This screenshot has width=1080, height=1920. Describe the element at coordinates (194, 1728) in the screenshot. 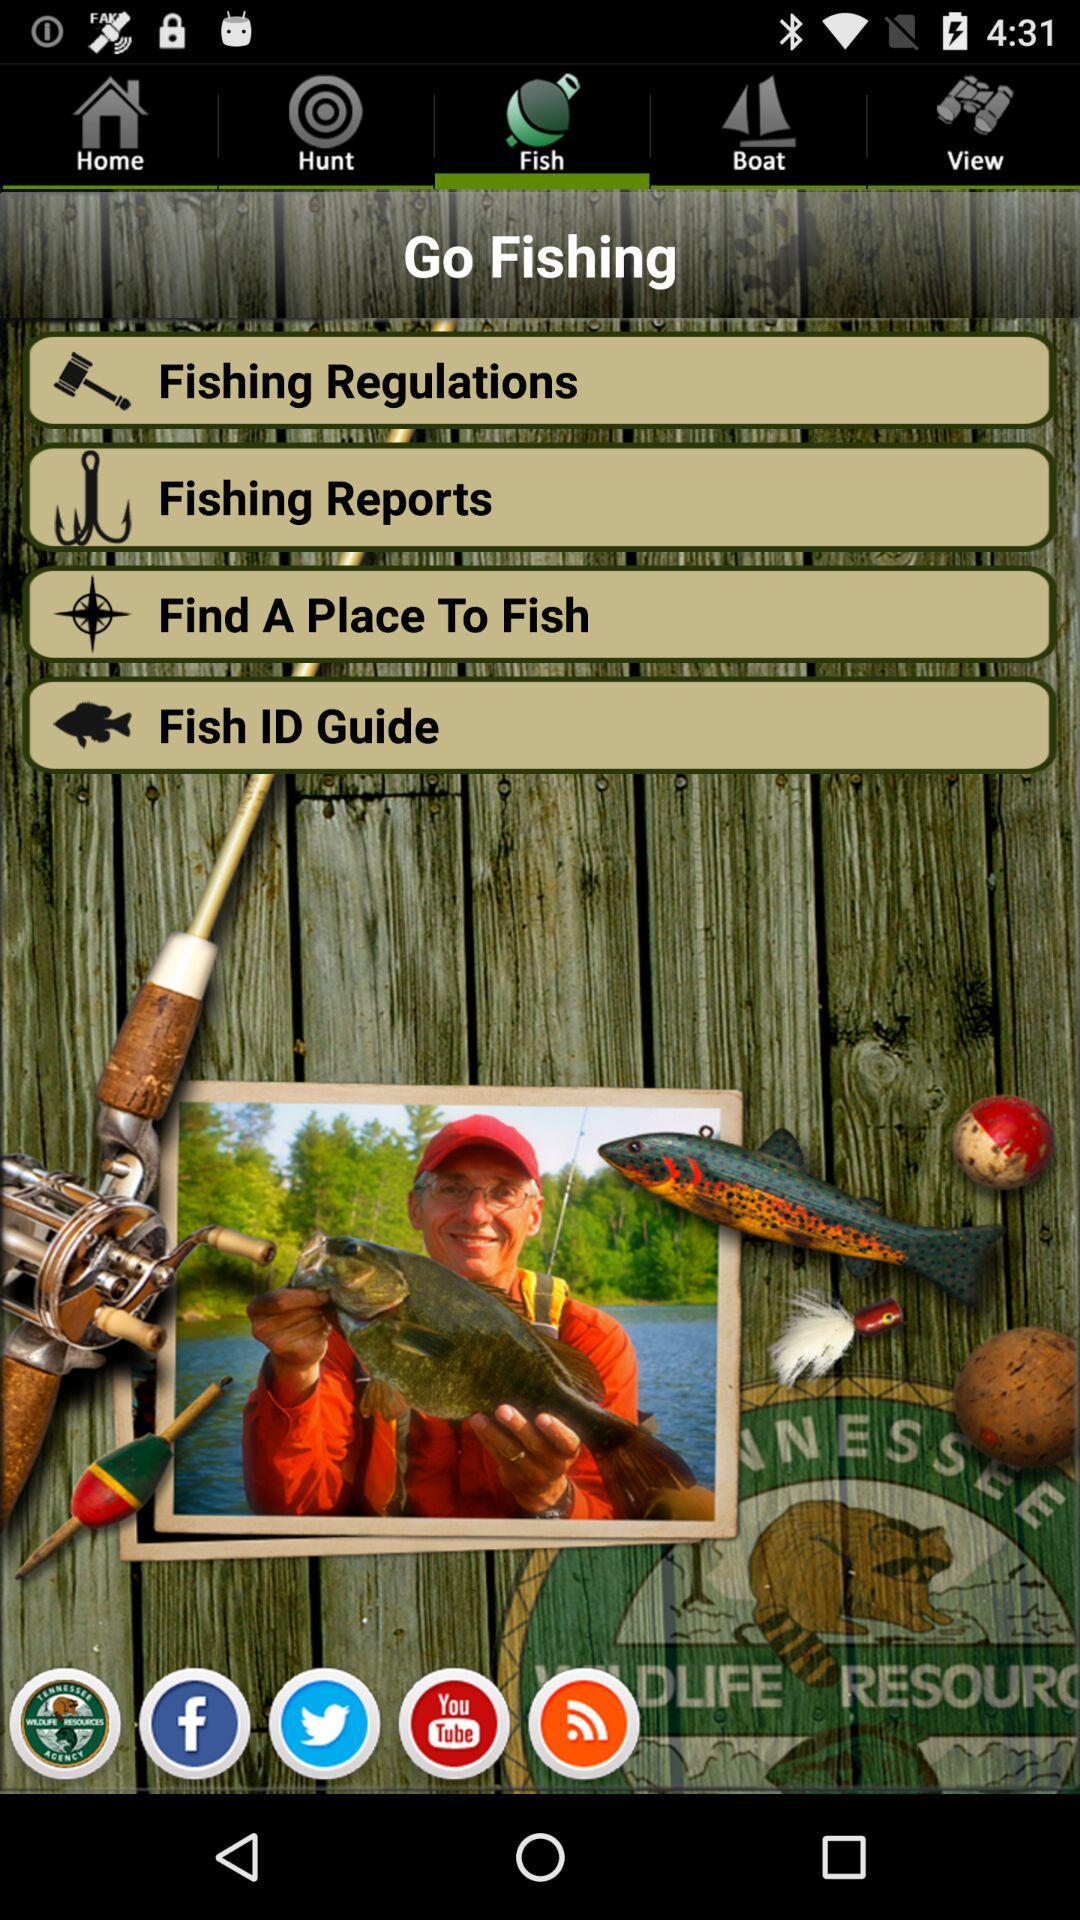

I see `facebook` at that location.